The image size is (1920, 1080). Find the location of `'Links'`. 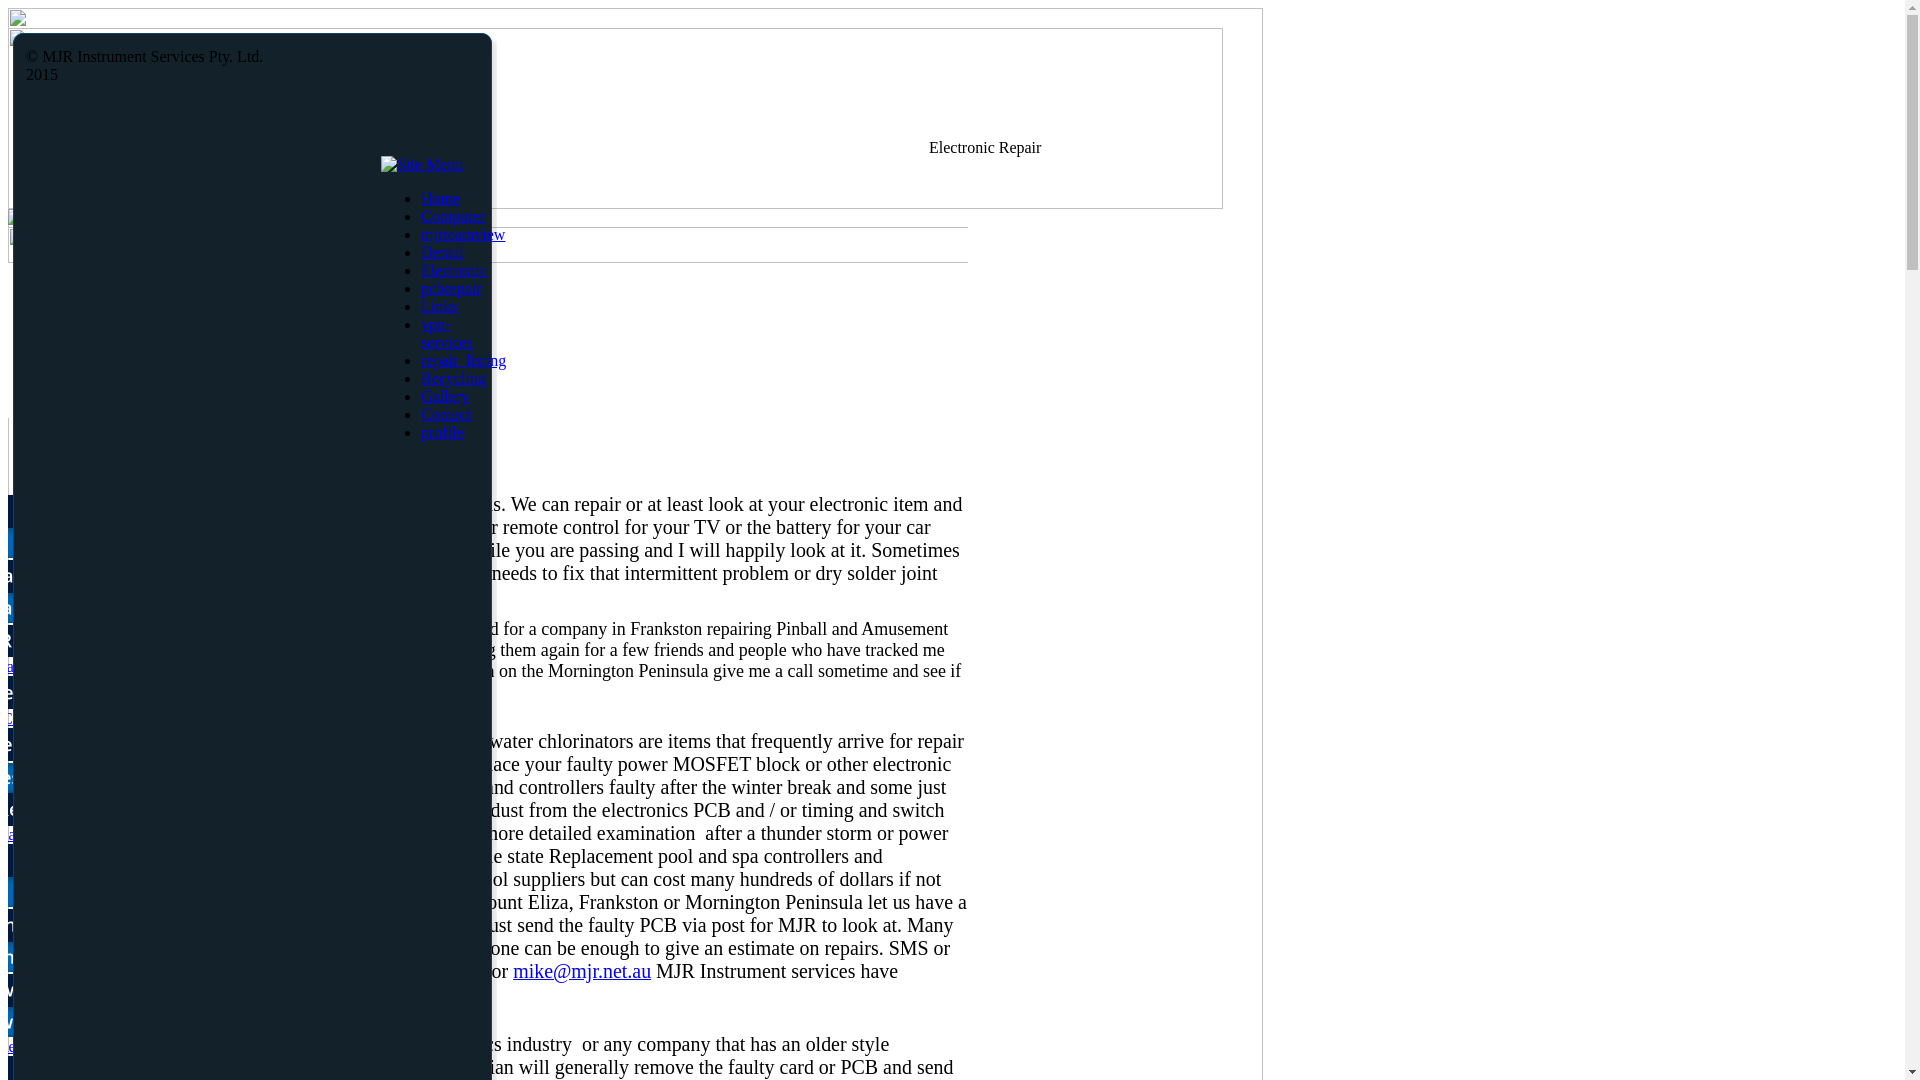

'Links' is located at coordinates (437, 306).